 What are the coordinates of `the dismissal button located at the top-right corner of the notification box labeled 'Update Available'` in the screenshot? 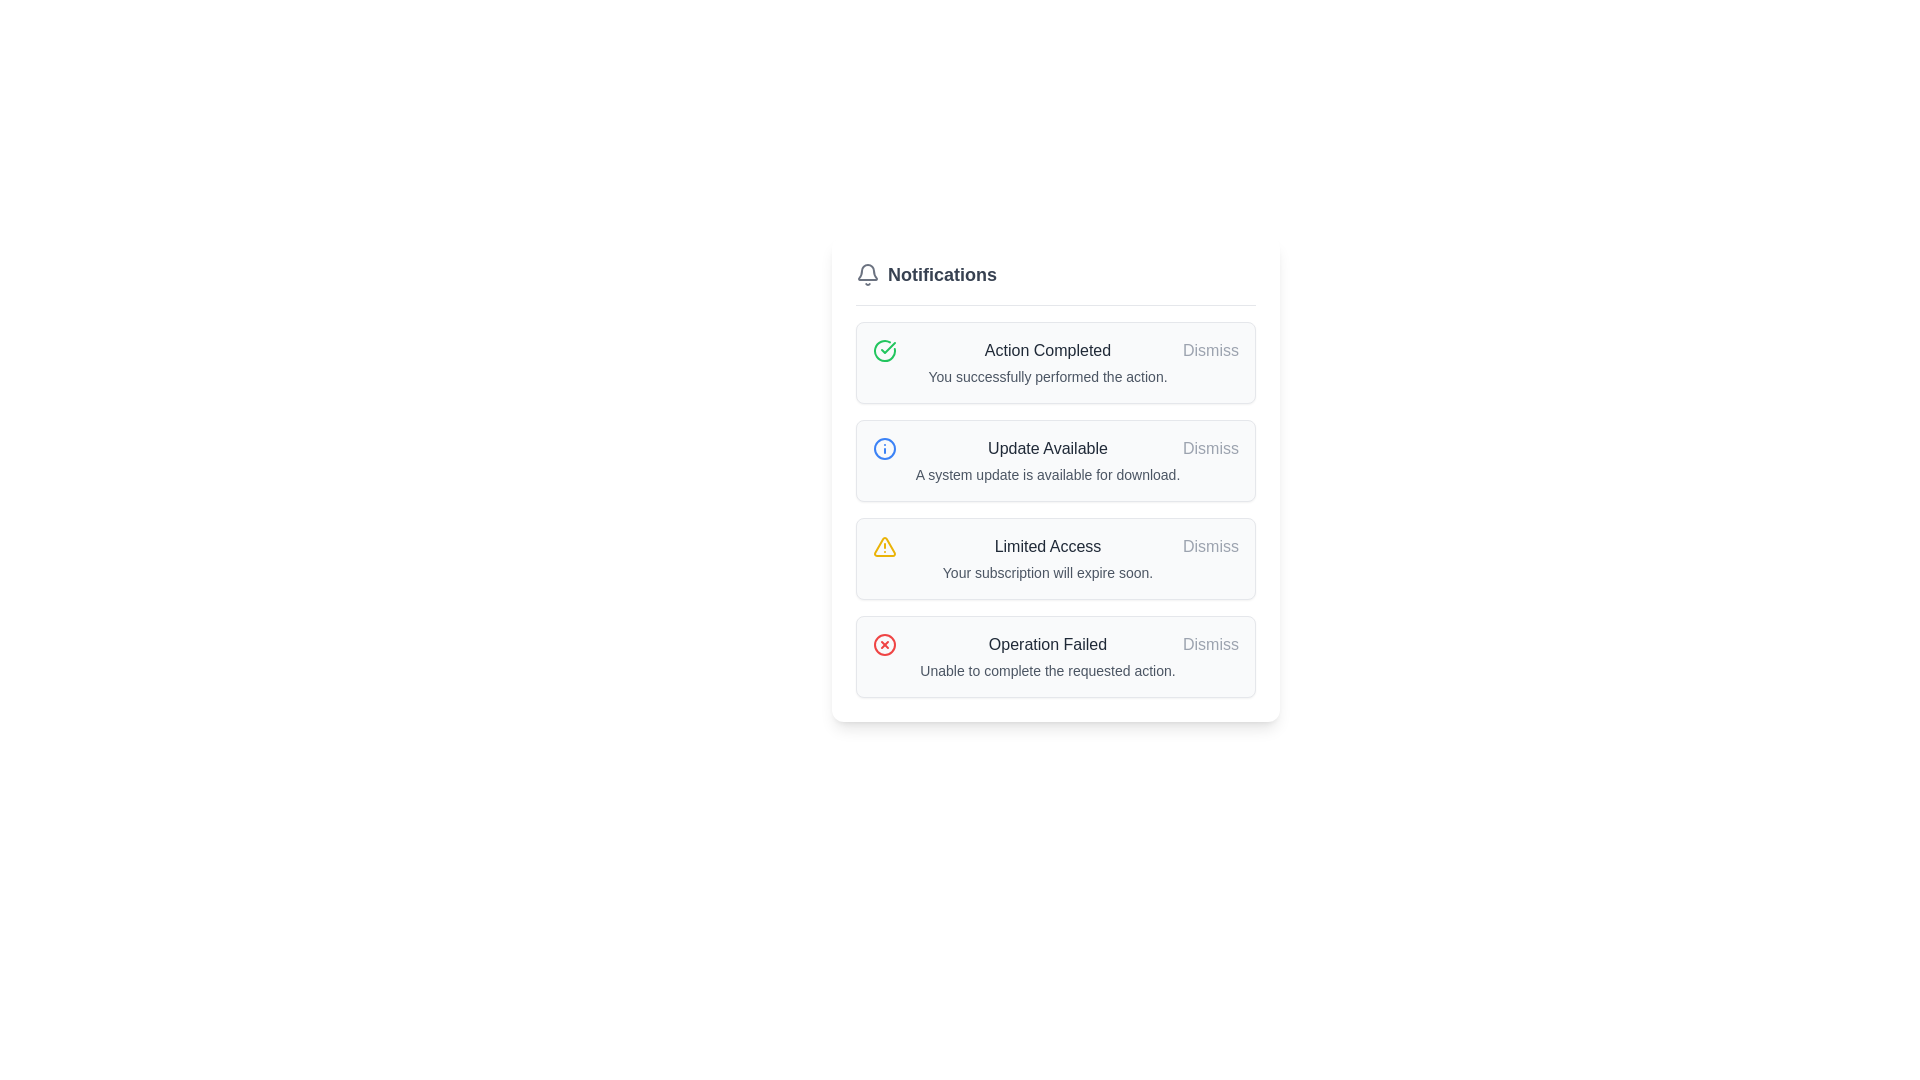 It's located at (1209, 447).